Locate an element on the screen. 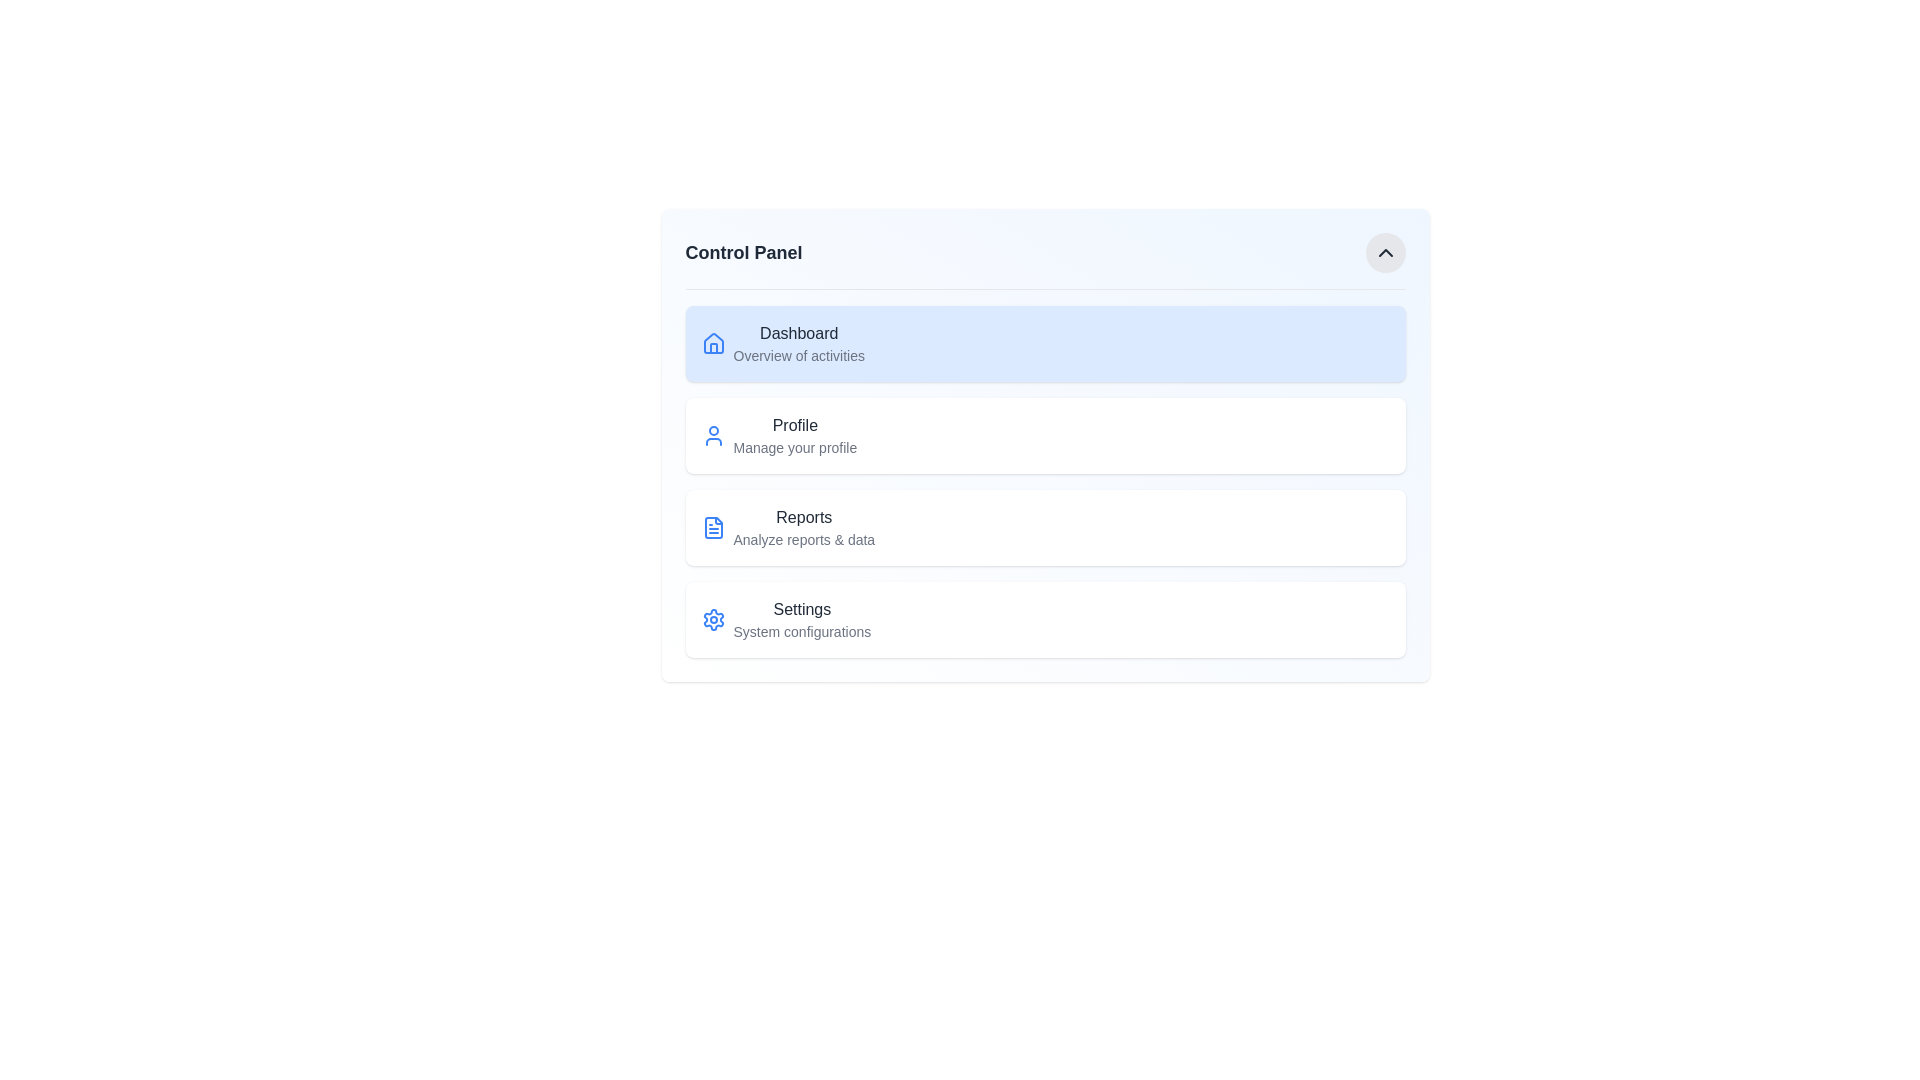  the clickable card for managing and analyzing reports and data, located between the 'Profile' card and 'Settings' card in the sidebar layout is located at coordinates (1044, 527).